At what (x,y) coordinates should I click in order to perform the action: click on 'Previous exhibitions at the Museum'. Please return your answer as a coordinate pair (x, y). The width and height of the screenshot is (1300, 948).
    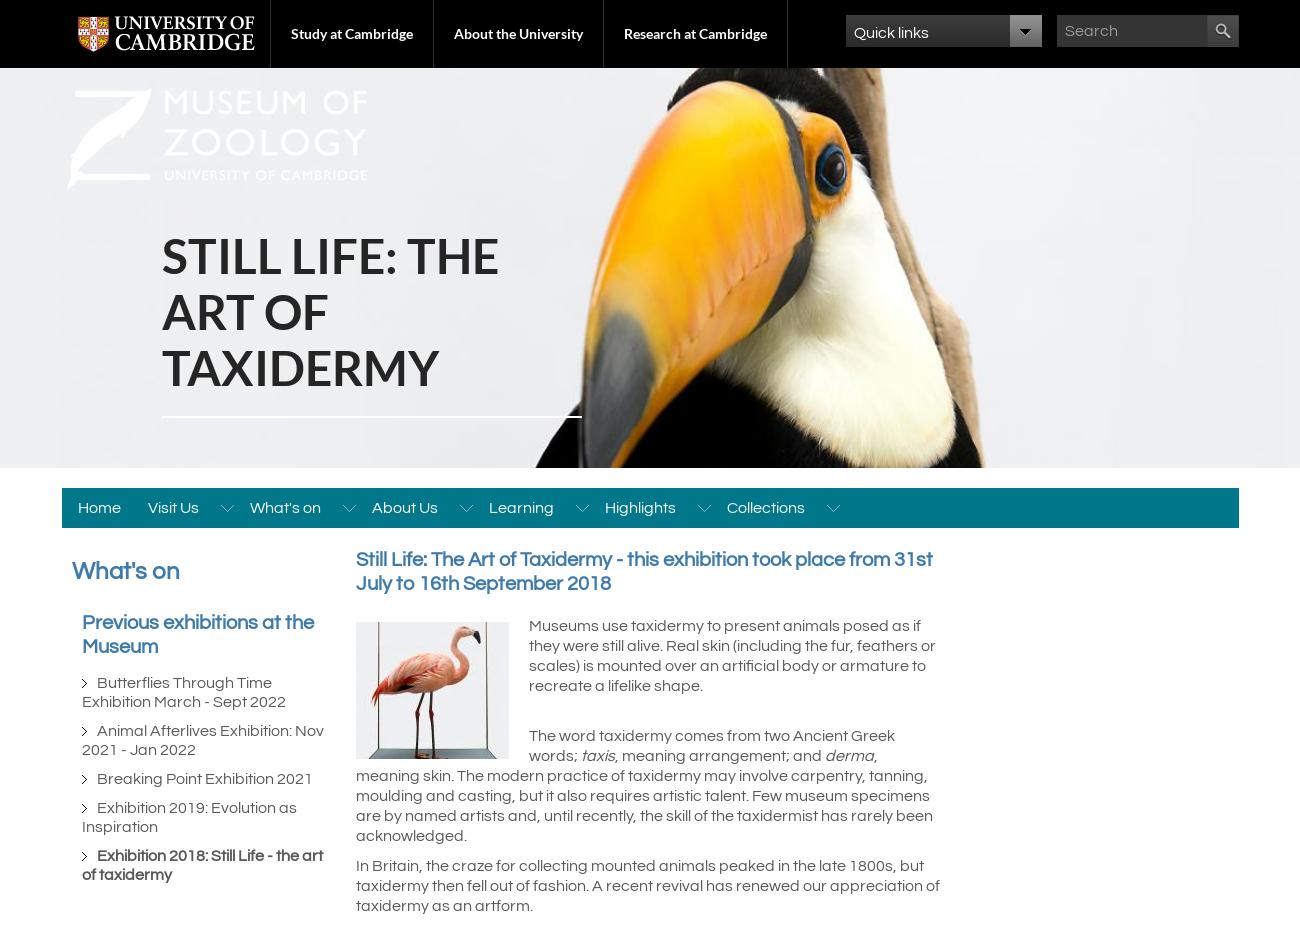
    Looking at the image, I should click on (196, 633).